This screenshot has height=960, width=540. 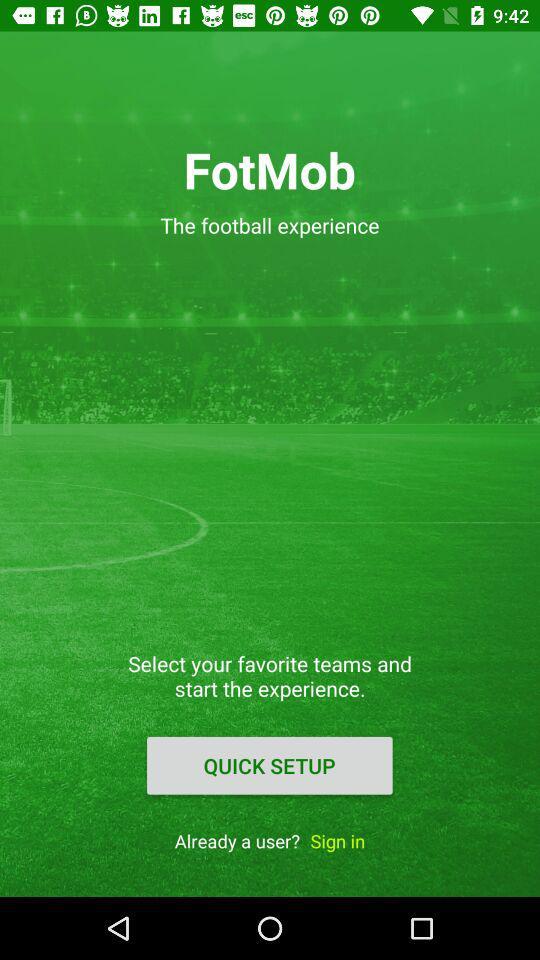 I want to click on the item to the right of the already a user?, so click(x=337, y=840).